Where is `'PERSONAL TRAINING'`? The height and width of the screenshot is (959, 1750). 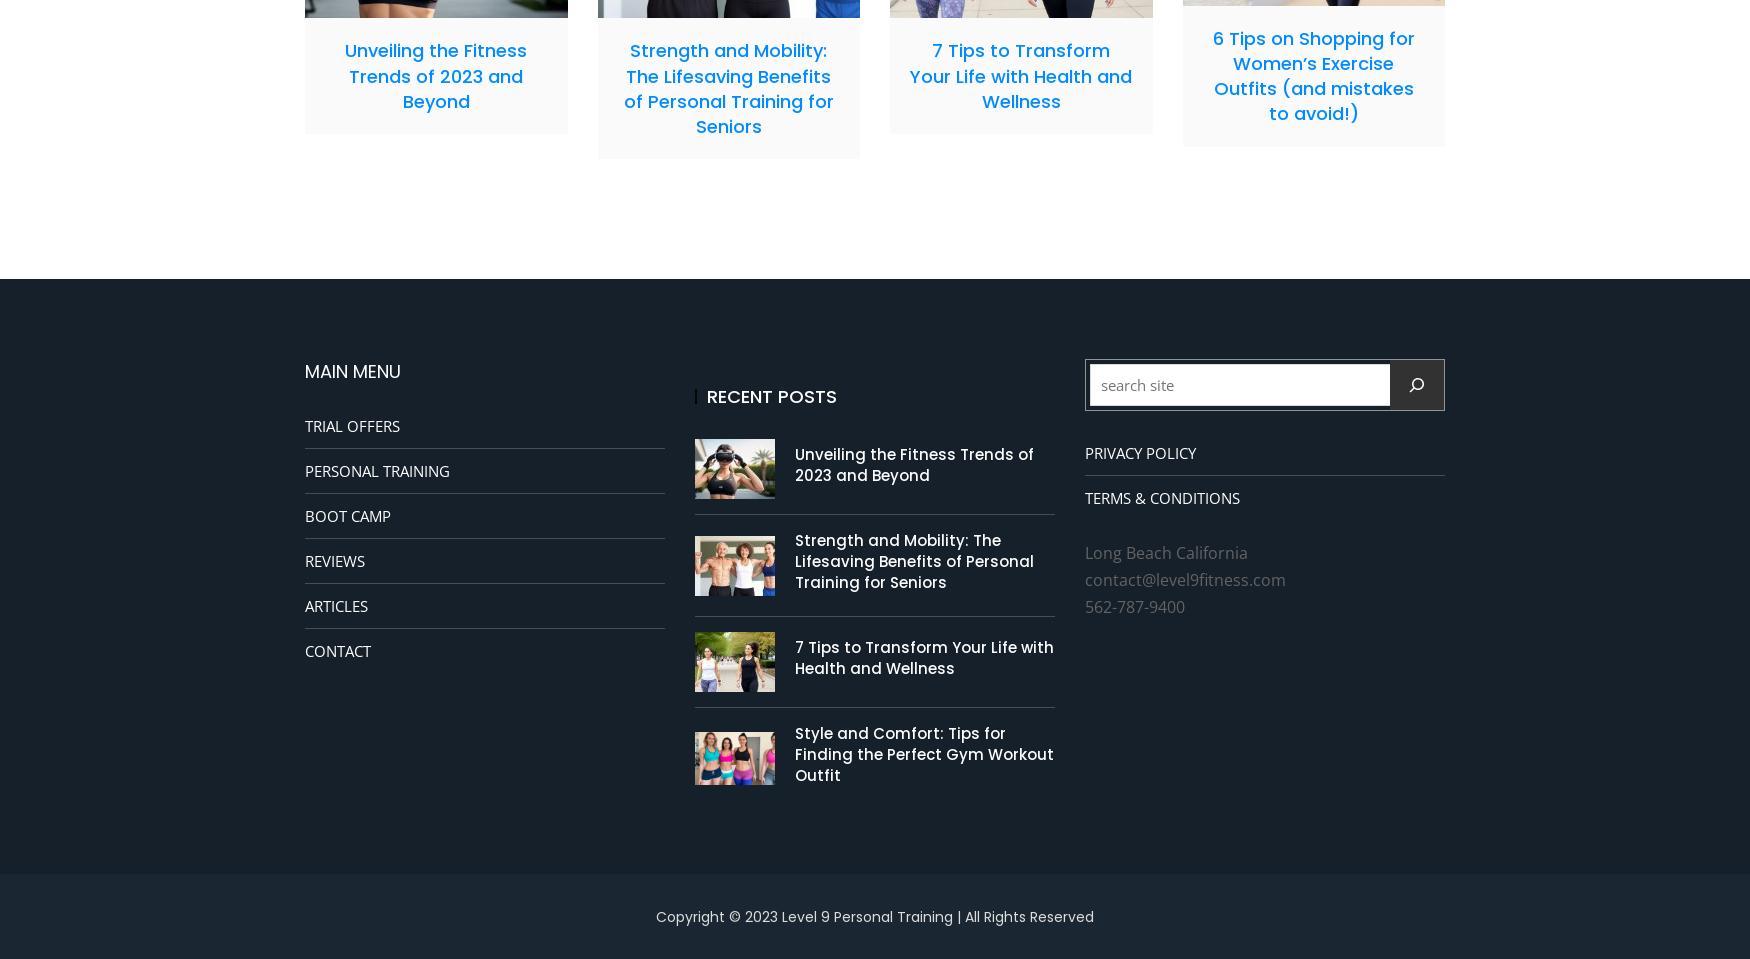
'PERSONAL TRAINING' is located at coordinates (376, 469).